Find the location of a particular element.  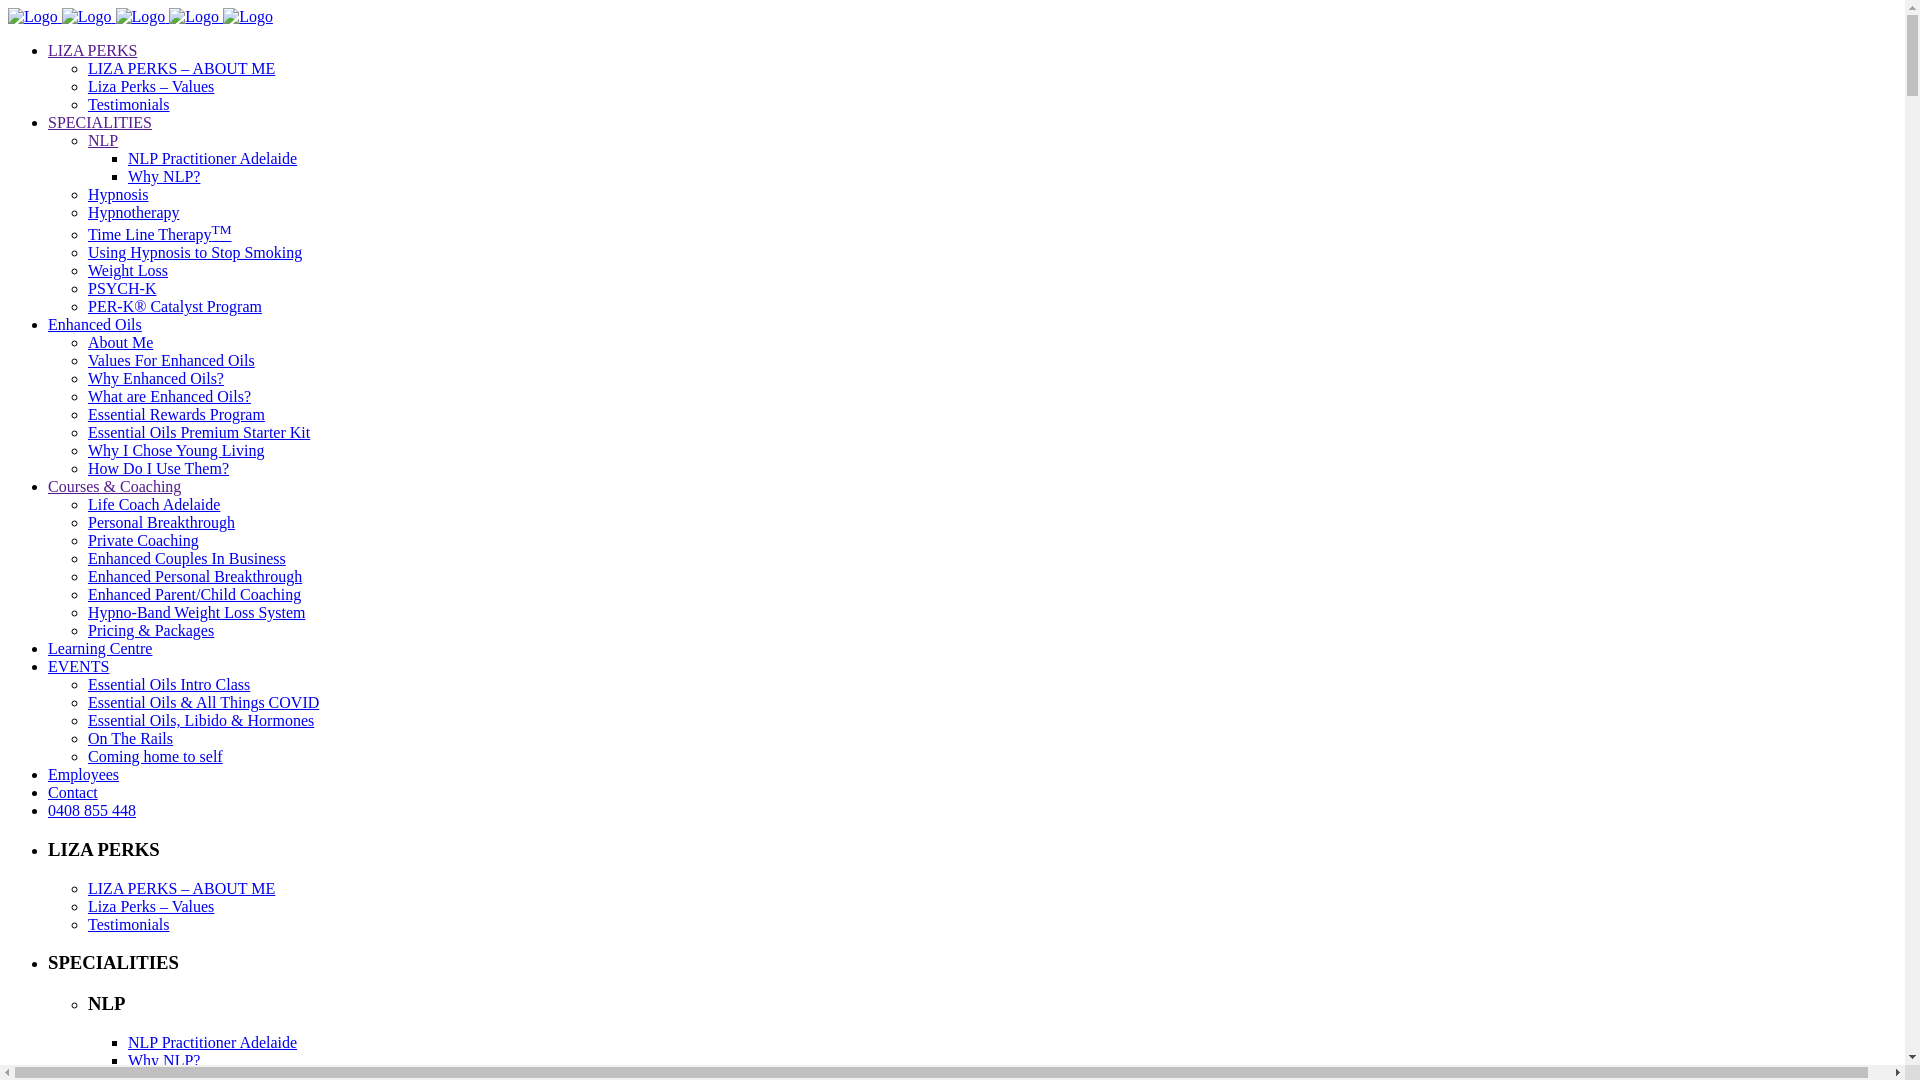

'Weight Loss' is located at coordinates (127, 270).